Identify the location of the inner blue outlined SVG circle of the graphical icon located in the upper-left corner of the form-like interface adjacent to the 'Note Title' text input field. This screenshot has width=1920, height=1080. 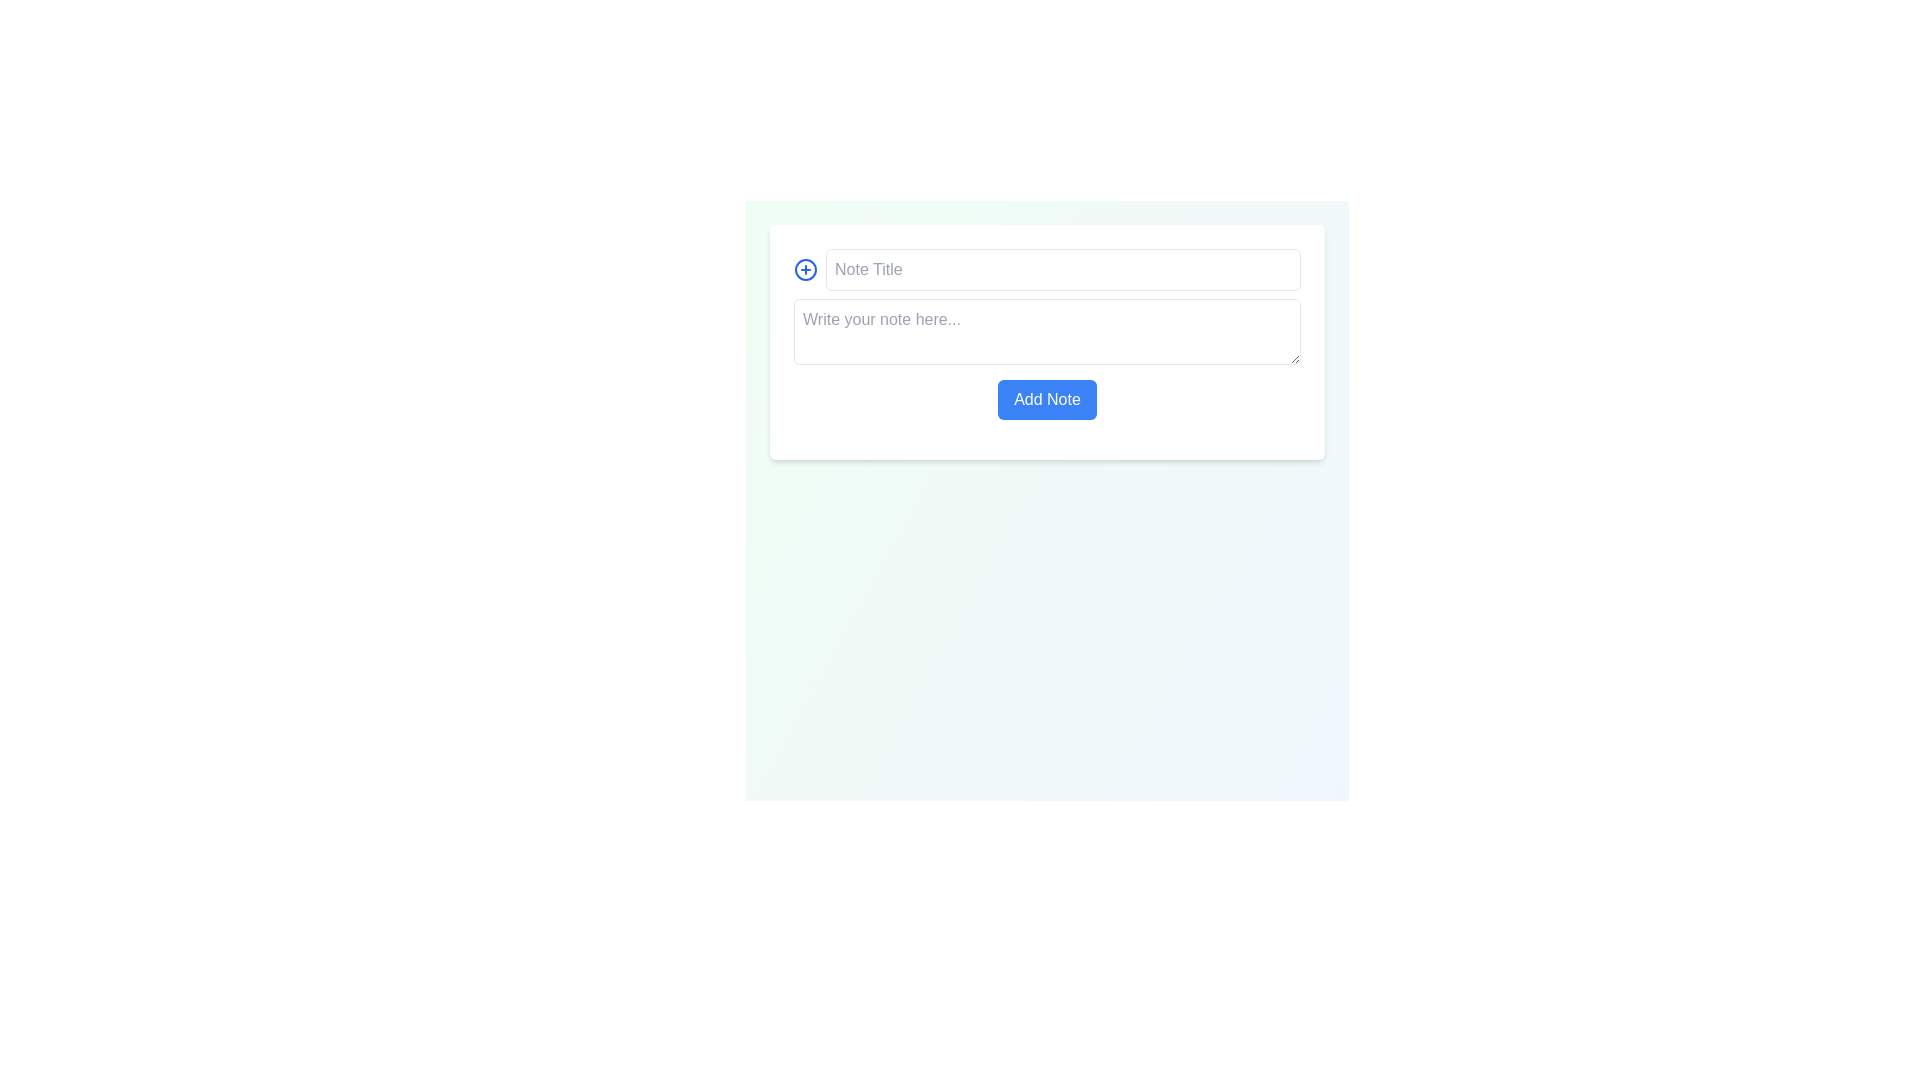
(806, 270).